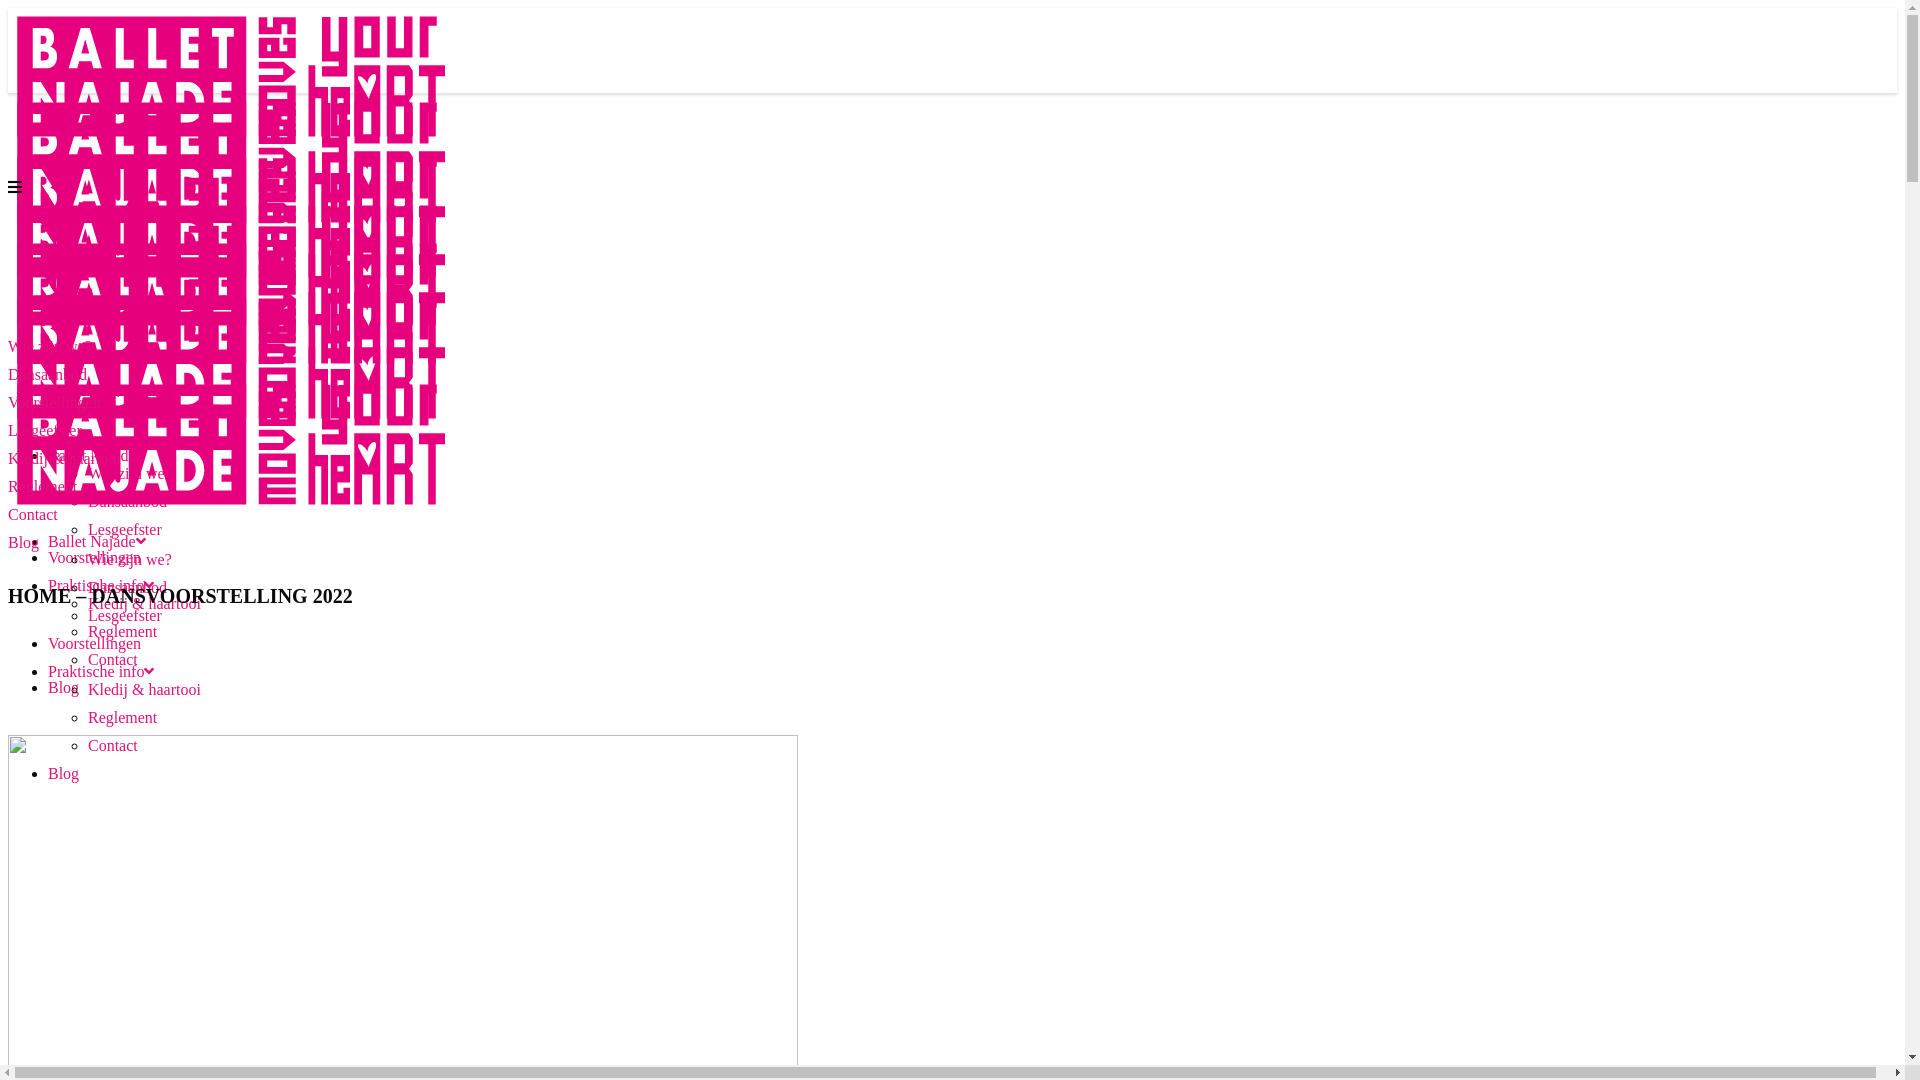 The image size is (1920, 1080). I want to click on 'Praktische info', so click(99, 671).